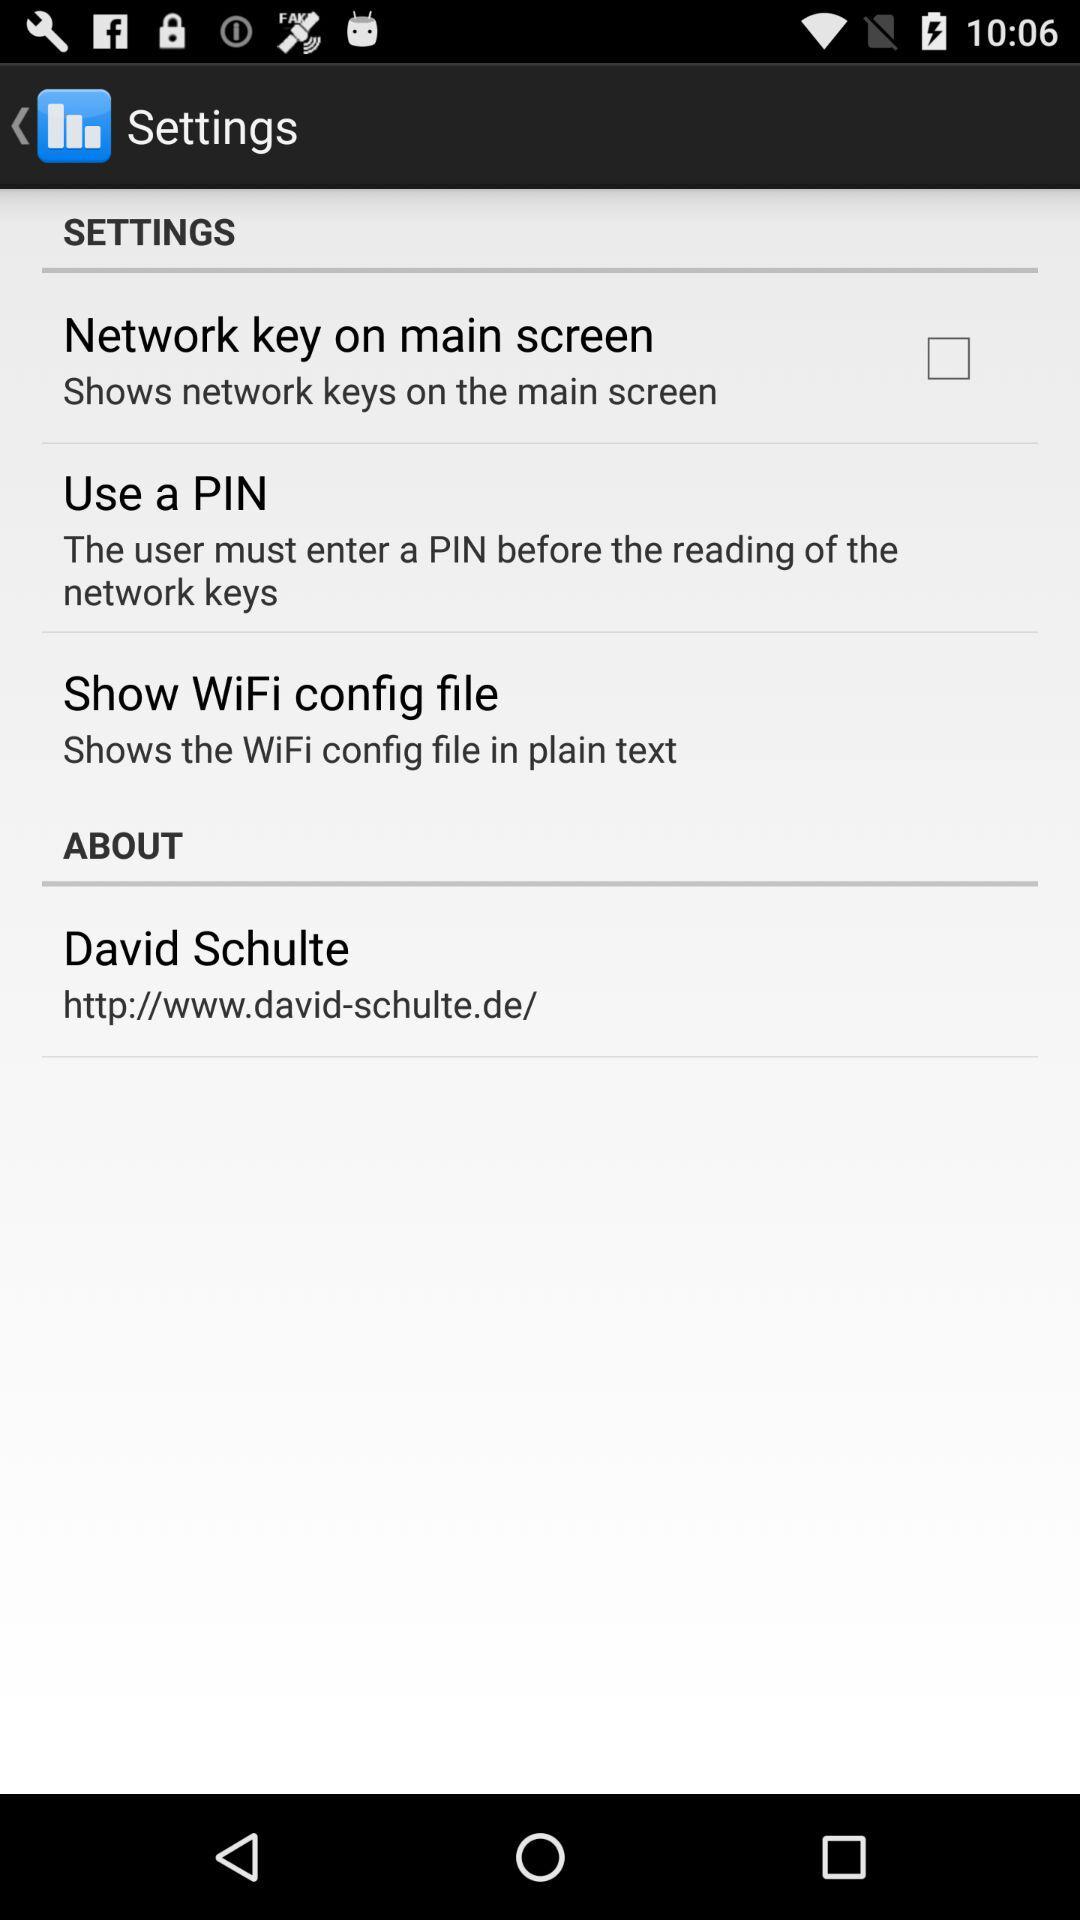 The width and height of the screenshot is (1080, 1920). What do you see at coordinates (947, 358) in the screenshot?
I see `item at the top right corner` at bounding box center [947, 358].